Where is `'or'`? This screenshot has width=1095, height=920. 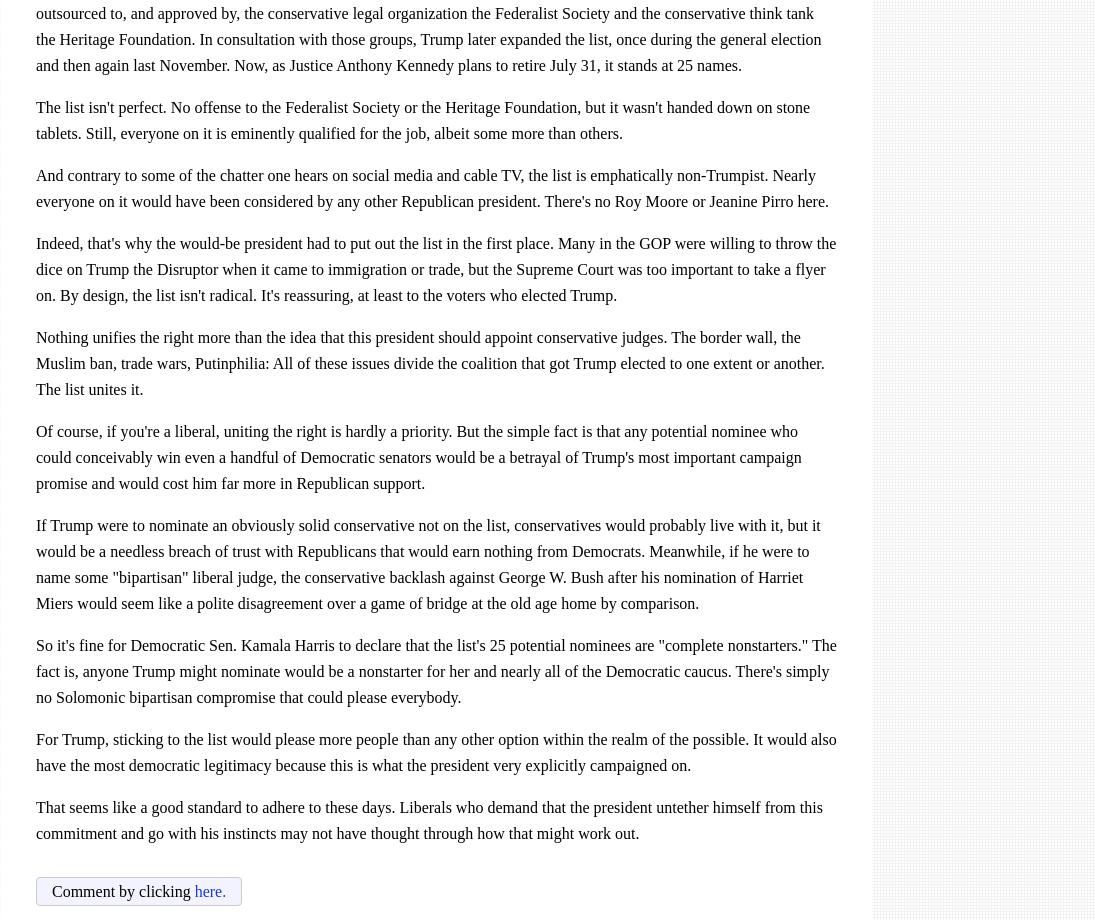 'or' is located at coordinates (698, 200).